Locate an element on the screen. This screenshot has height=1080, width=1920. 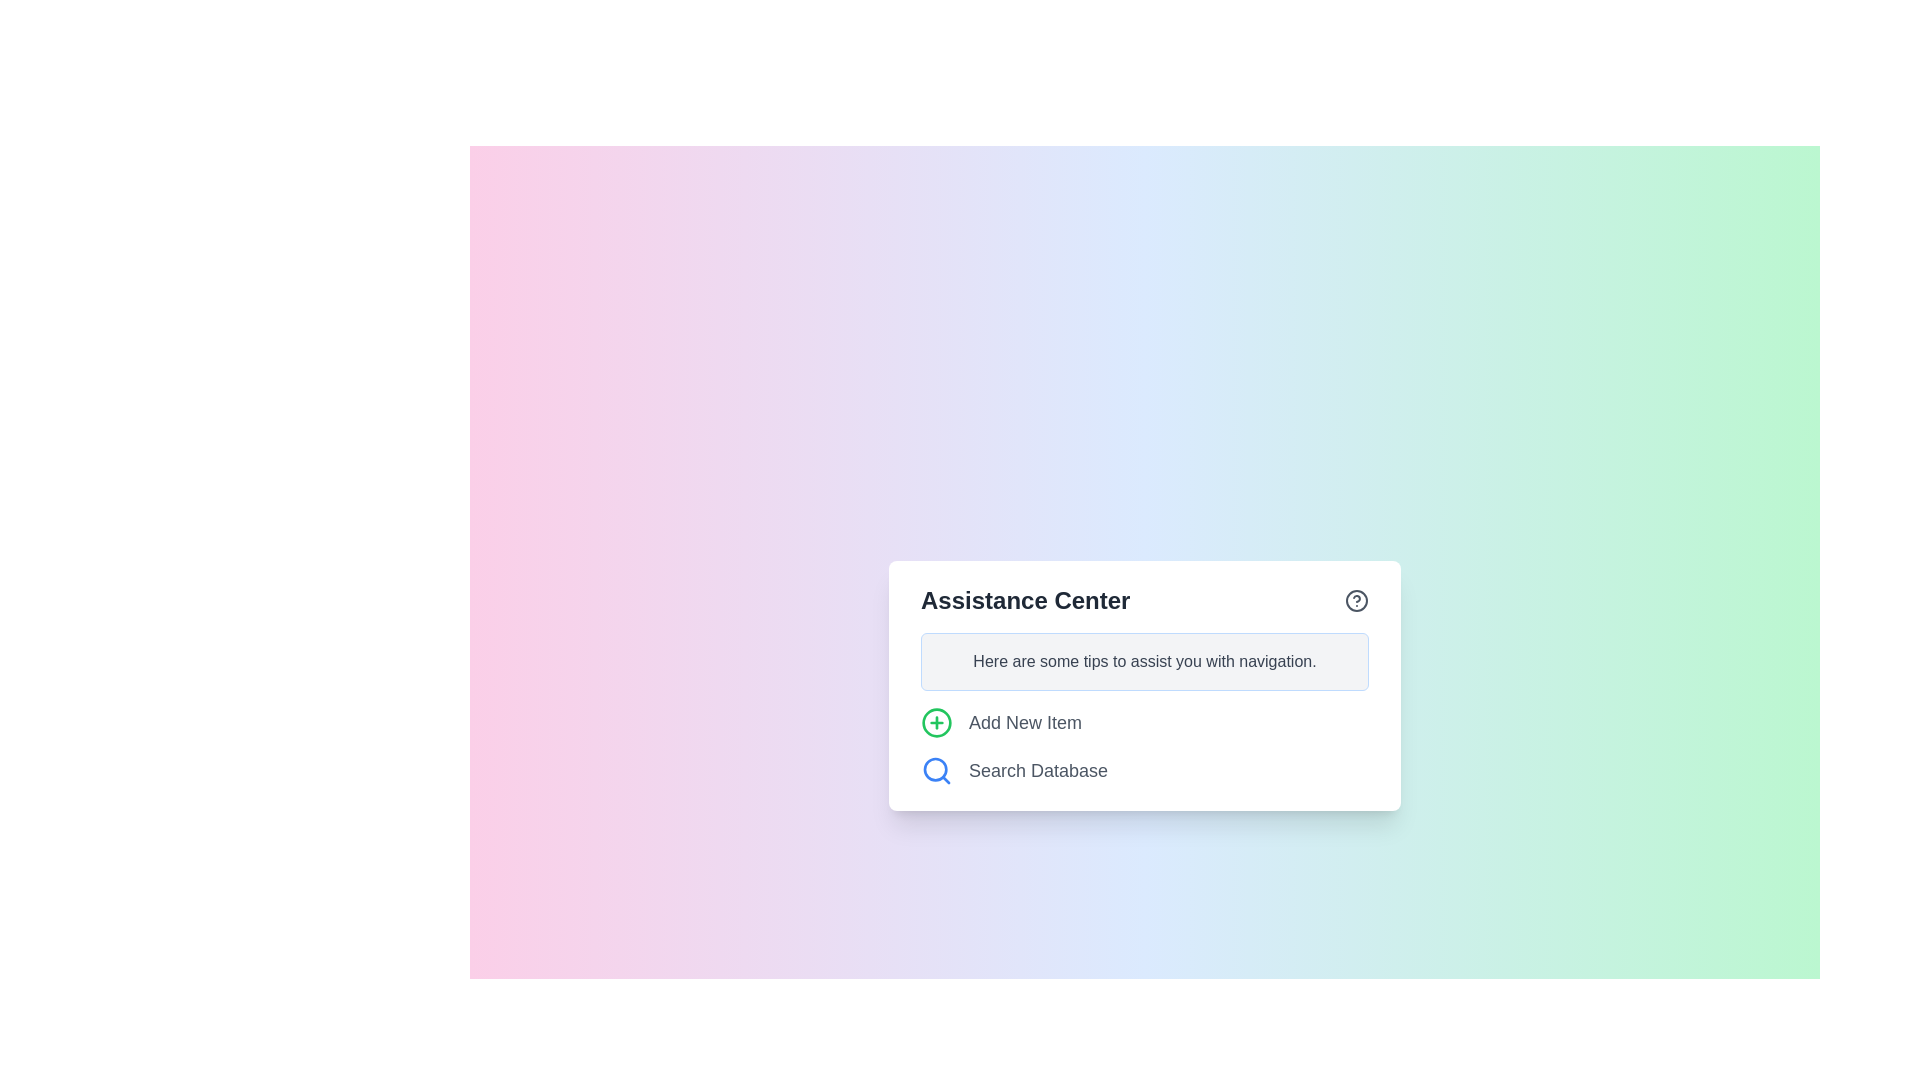
the circular green icon with a plus sign is located at coordinates (935, 722).